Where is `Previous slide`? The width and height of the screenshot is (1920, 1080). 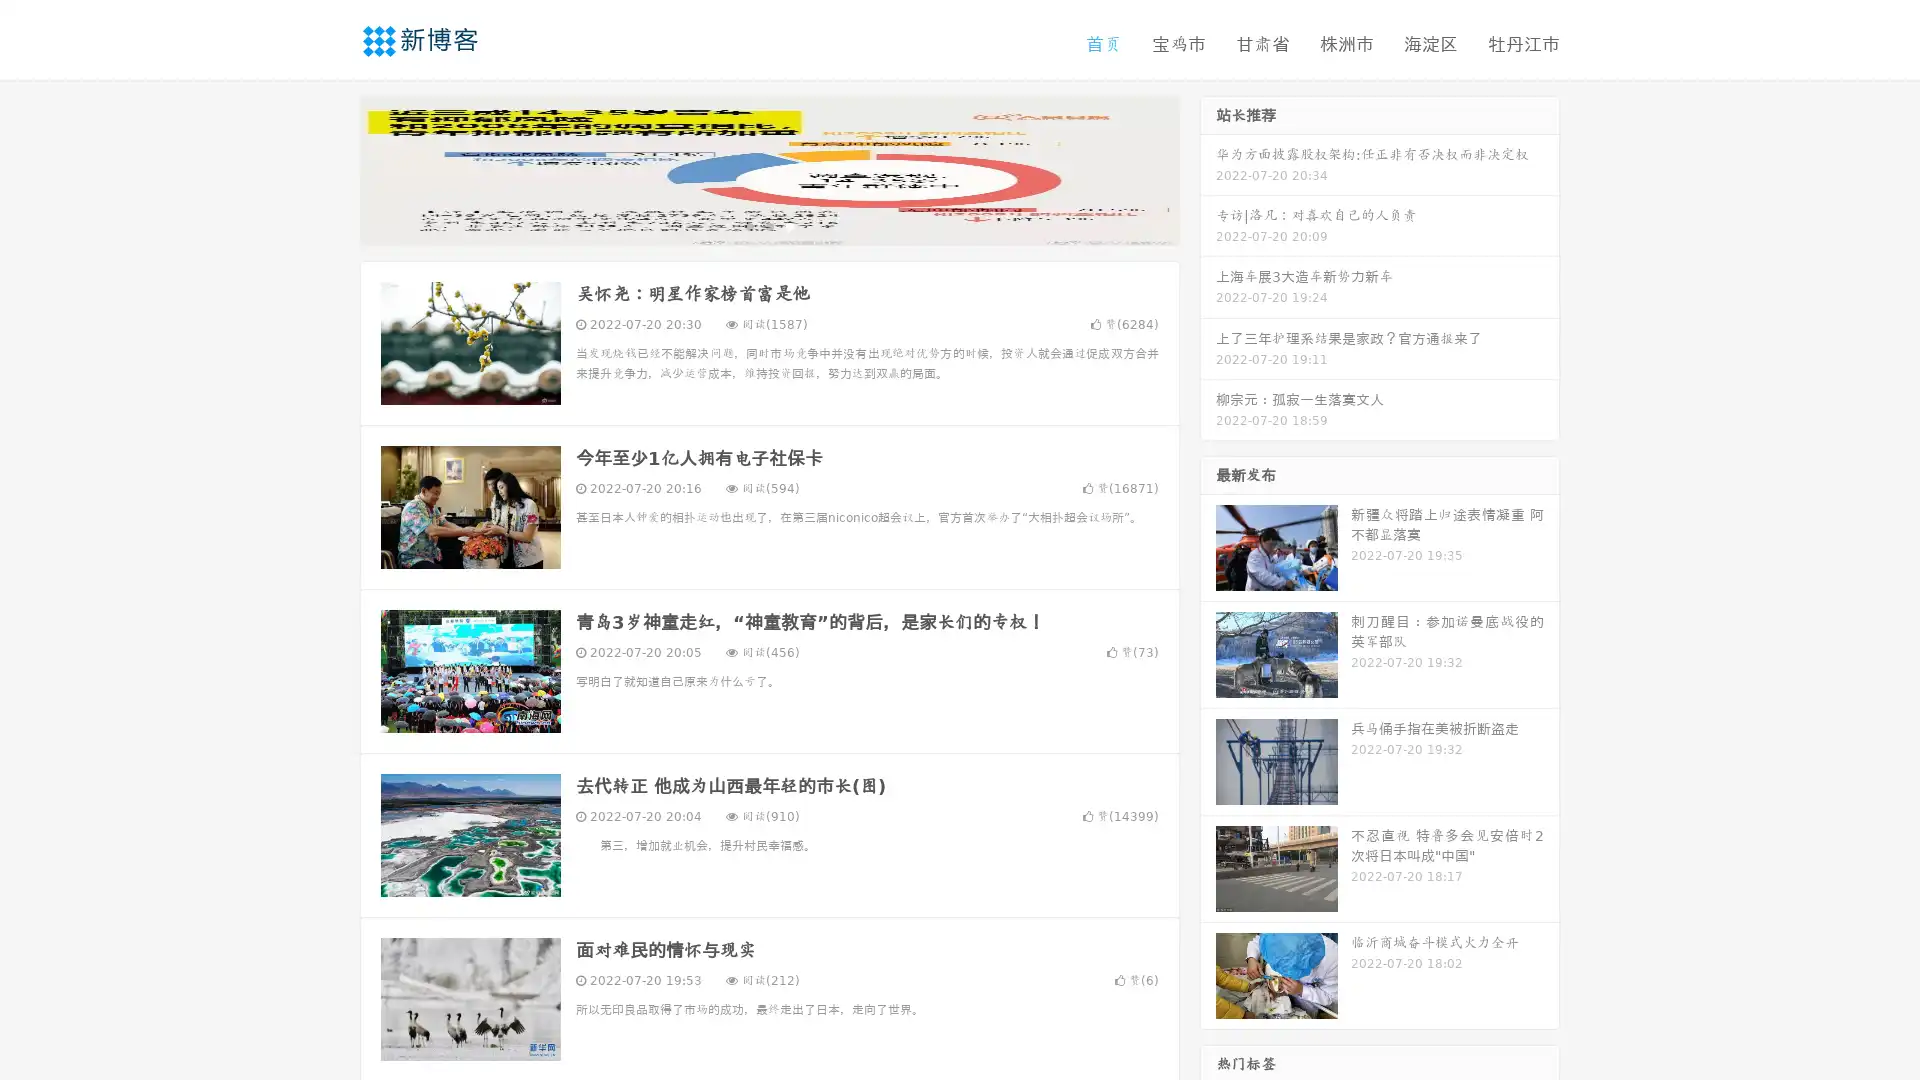
Previous slide is located at coordinates (330, 168).